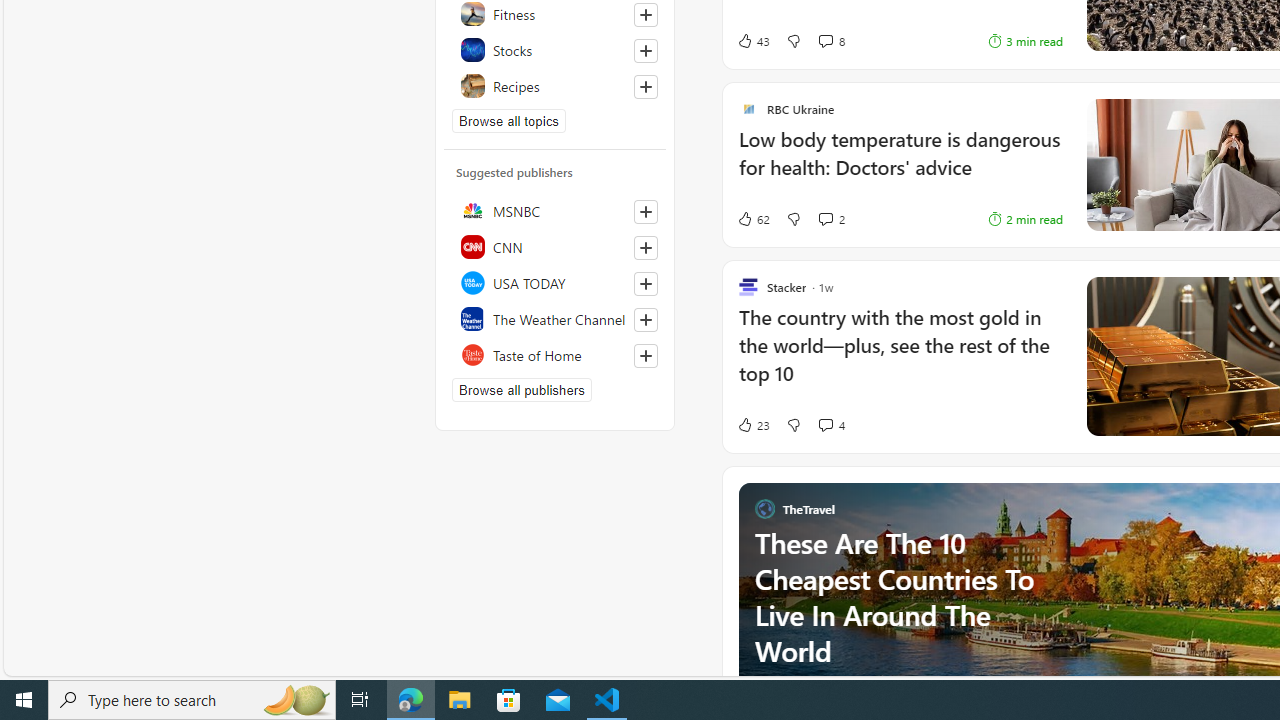 This screenshot has height=720, width=1280. Describe the element at coordinates (645, 355) in the screenshot. I see `'Follow this source'` at that location.